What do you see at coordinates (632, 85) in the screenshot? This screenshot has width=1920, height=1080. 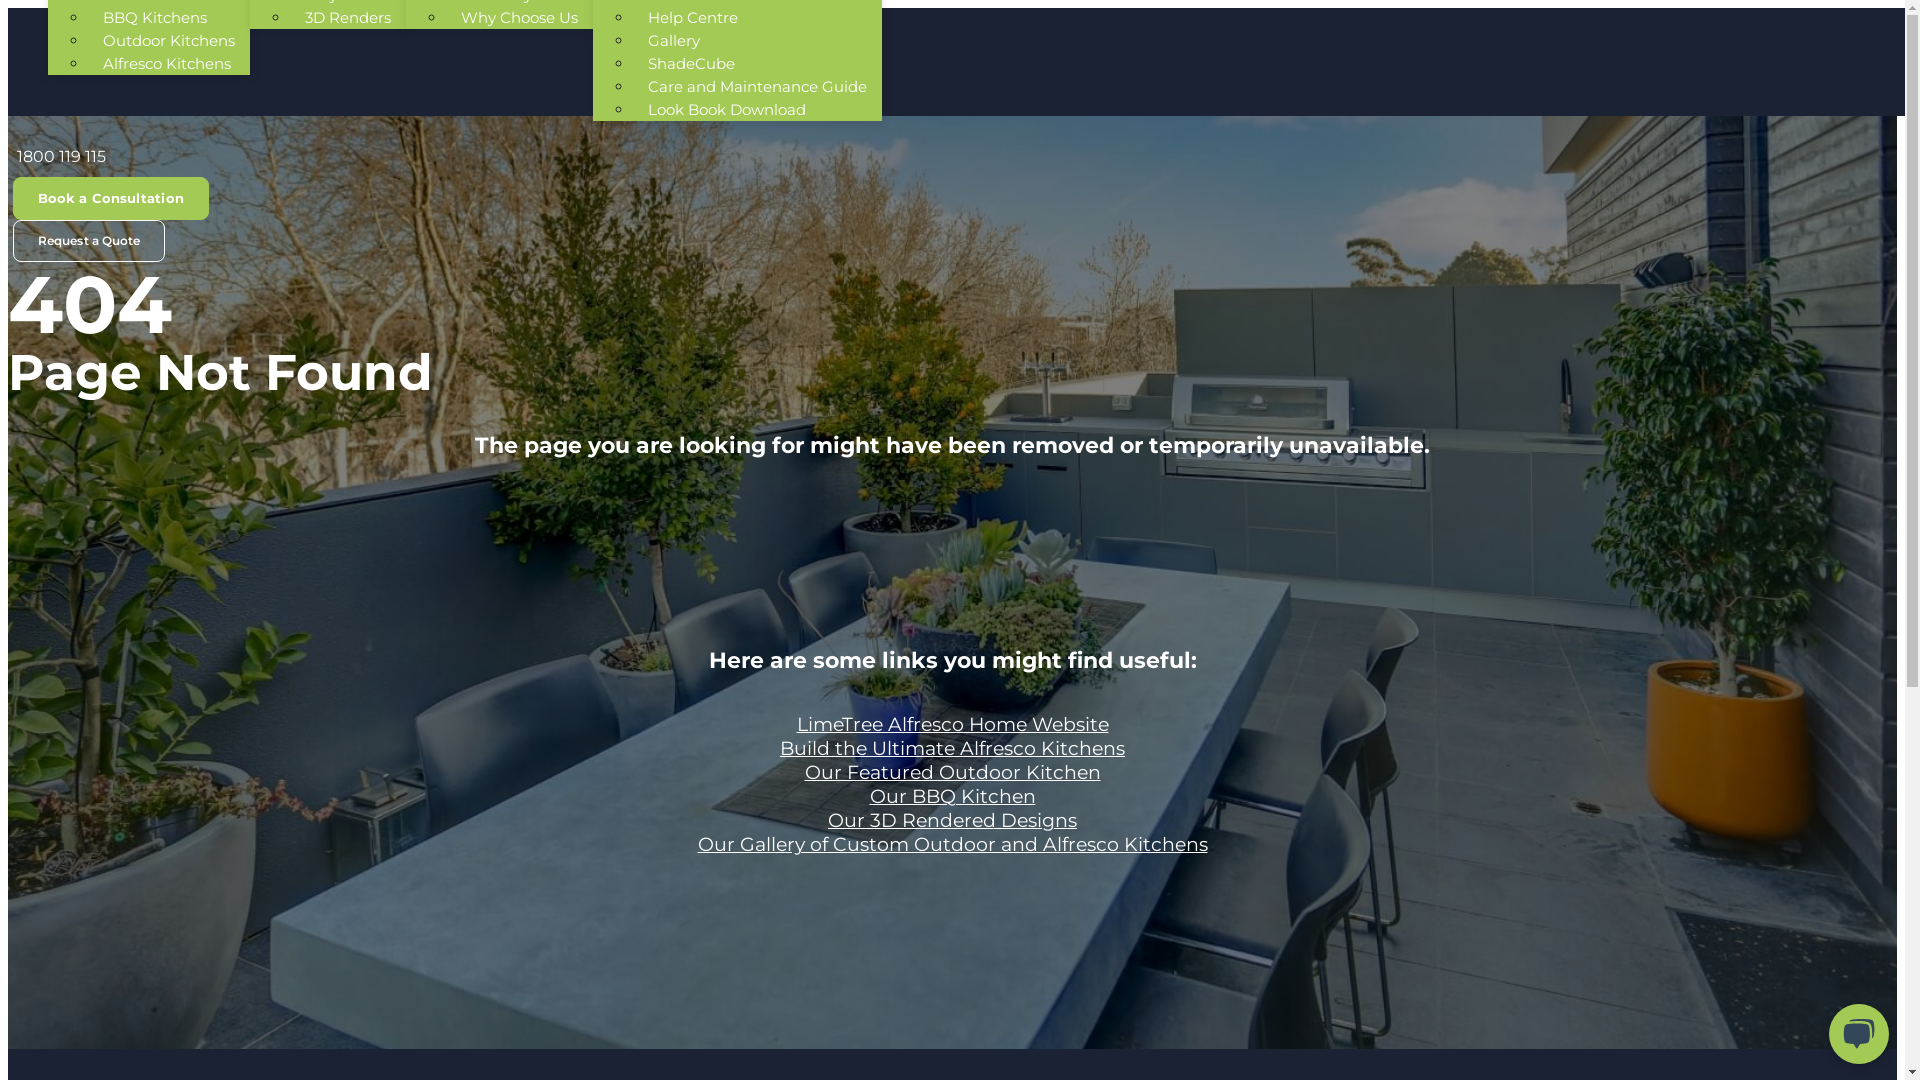 I see `'Care and Maintenance Guide'` at bounding box center [632, 85].